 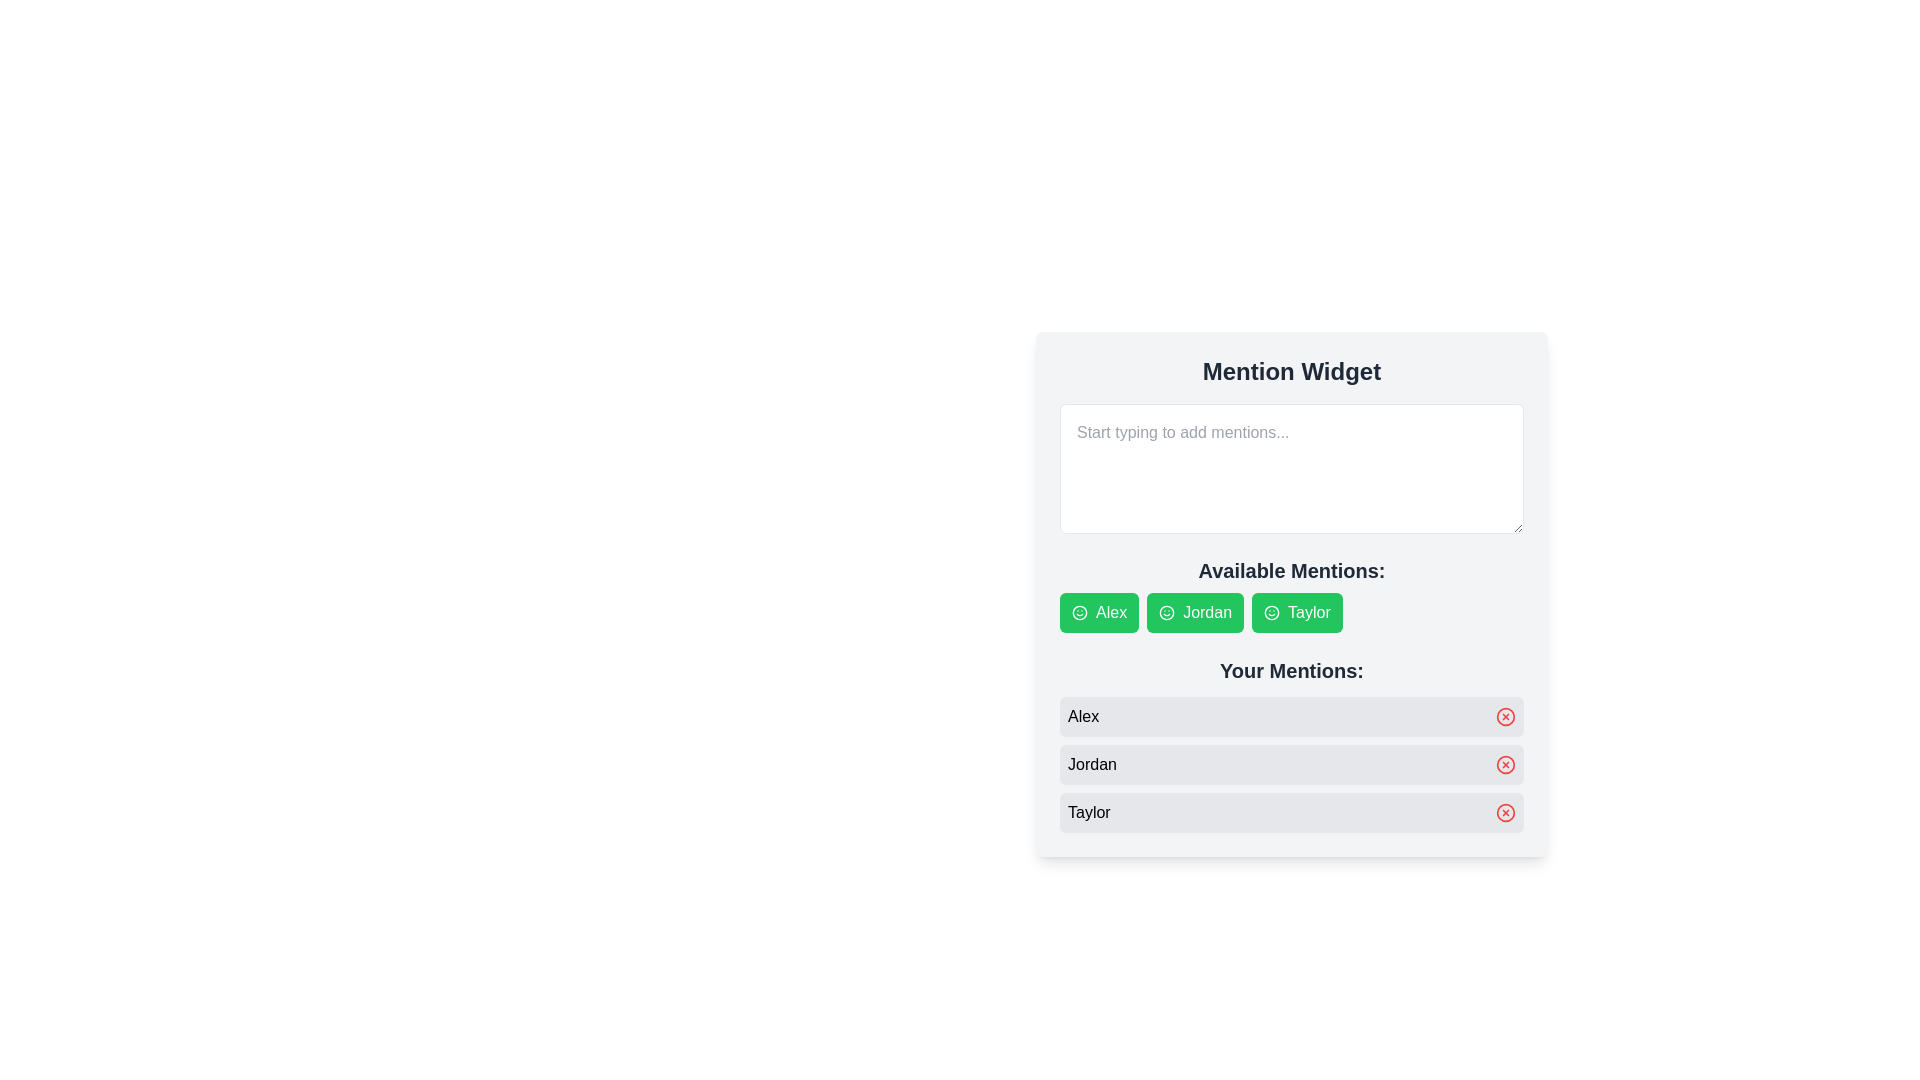 I want to click on the static text label that serves as a heading for the available mentions, positioned above the row of green buttons labeled 'Alex', 'Jordan', and 'Taylor', so click(x=1291, y=570).